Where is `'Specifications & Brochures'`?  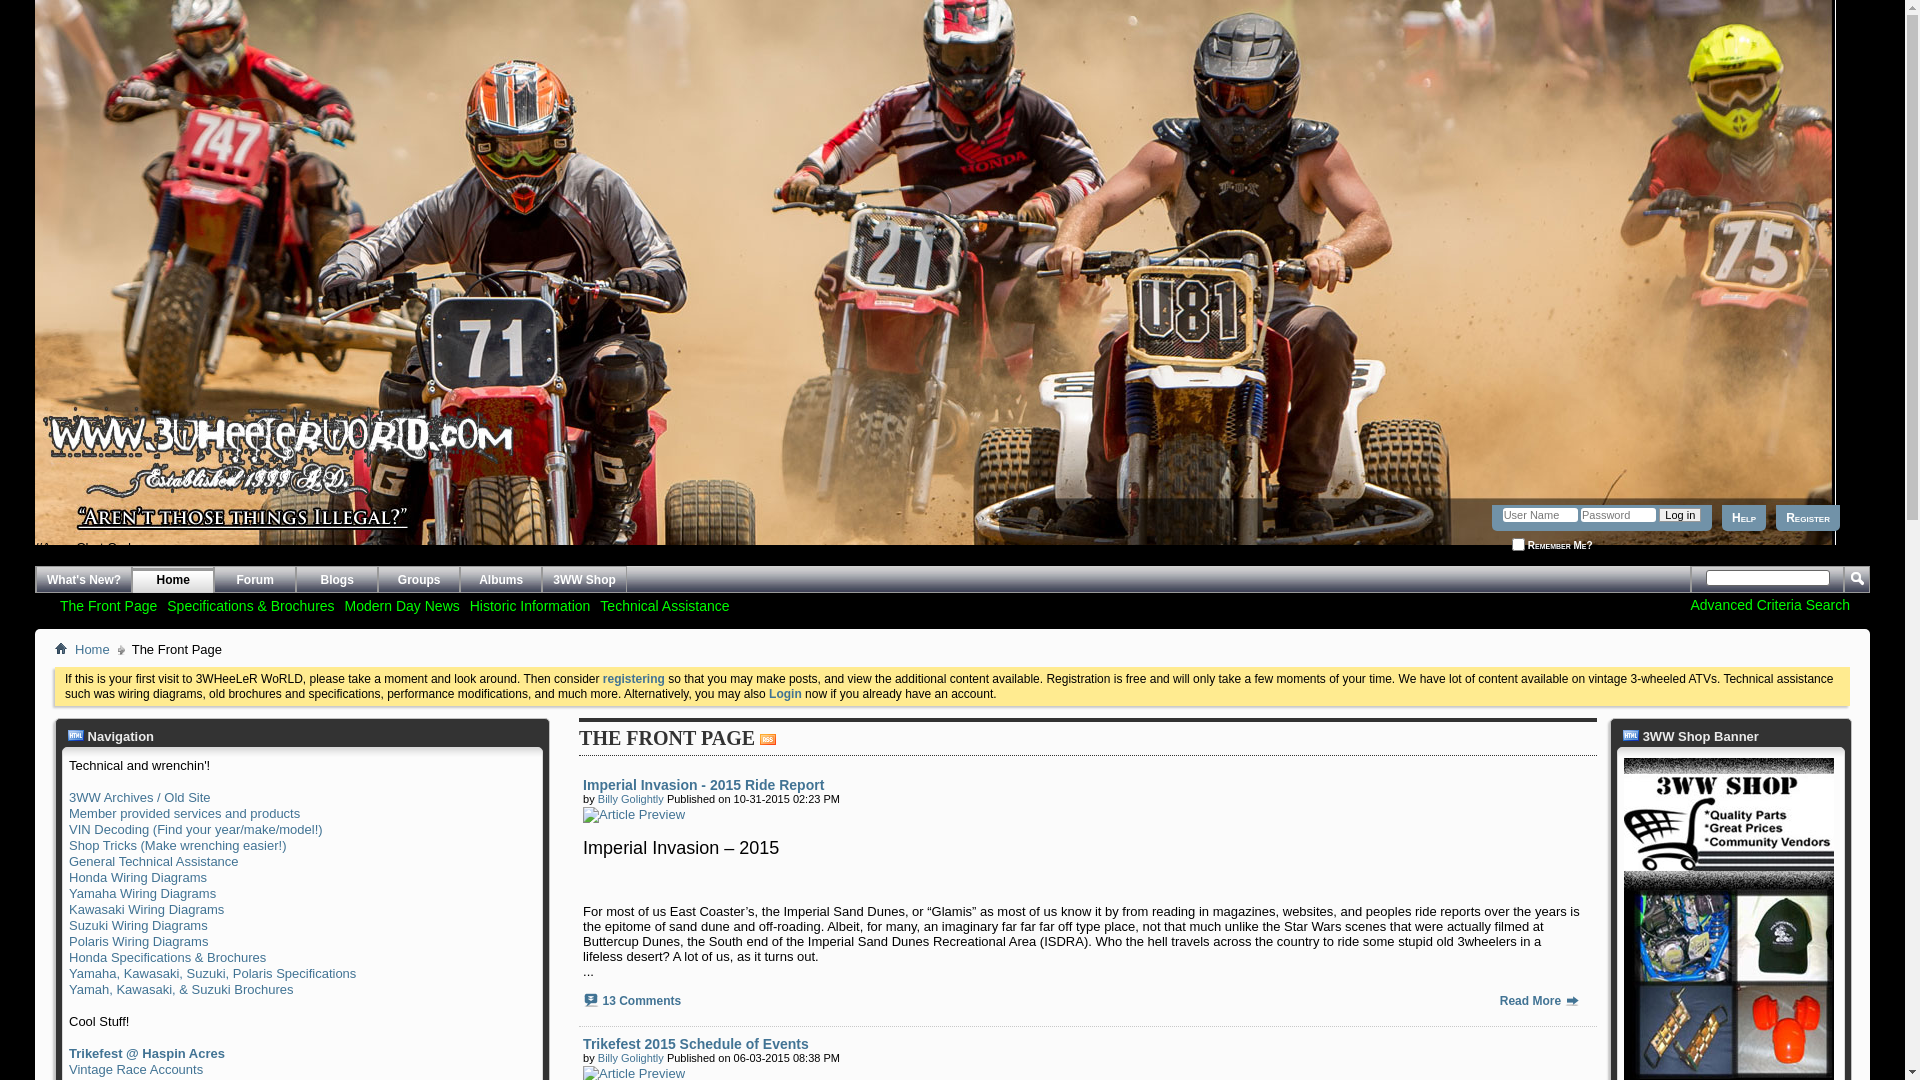 'Specifications & Brochures' is located at coordinates (249, 604).